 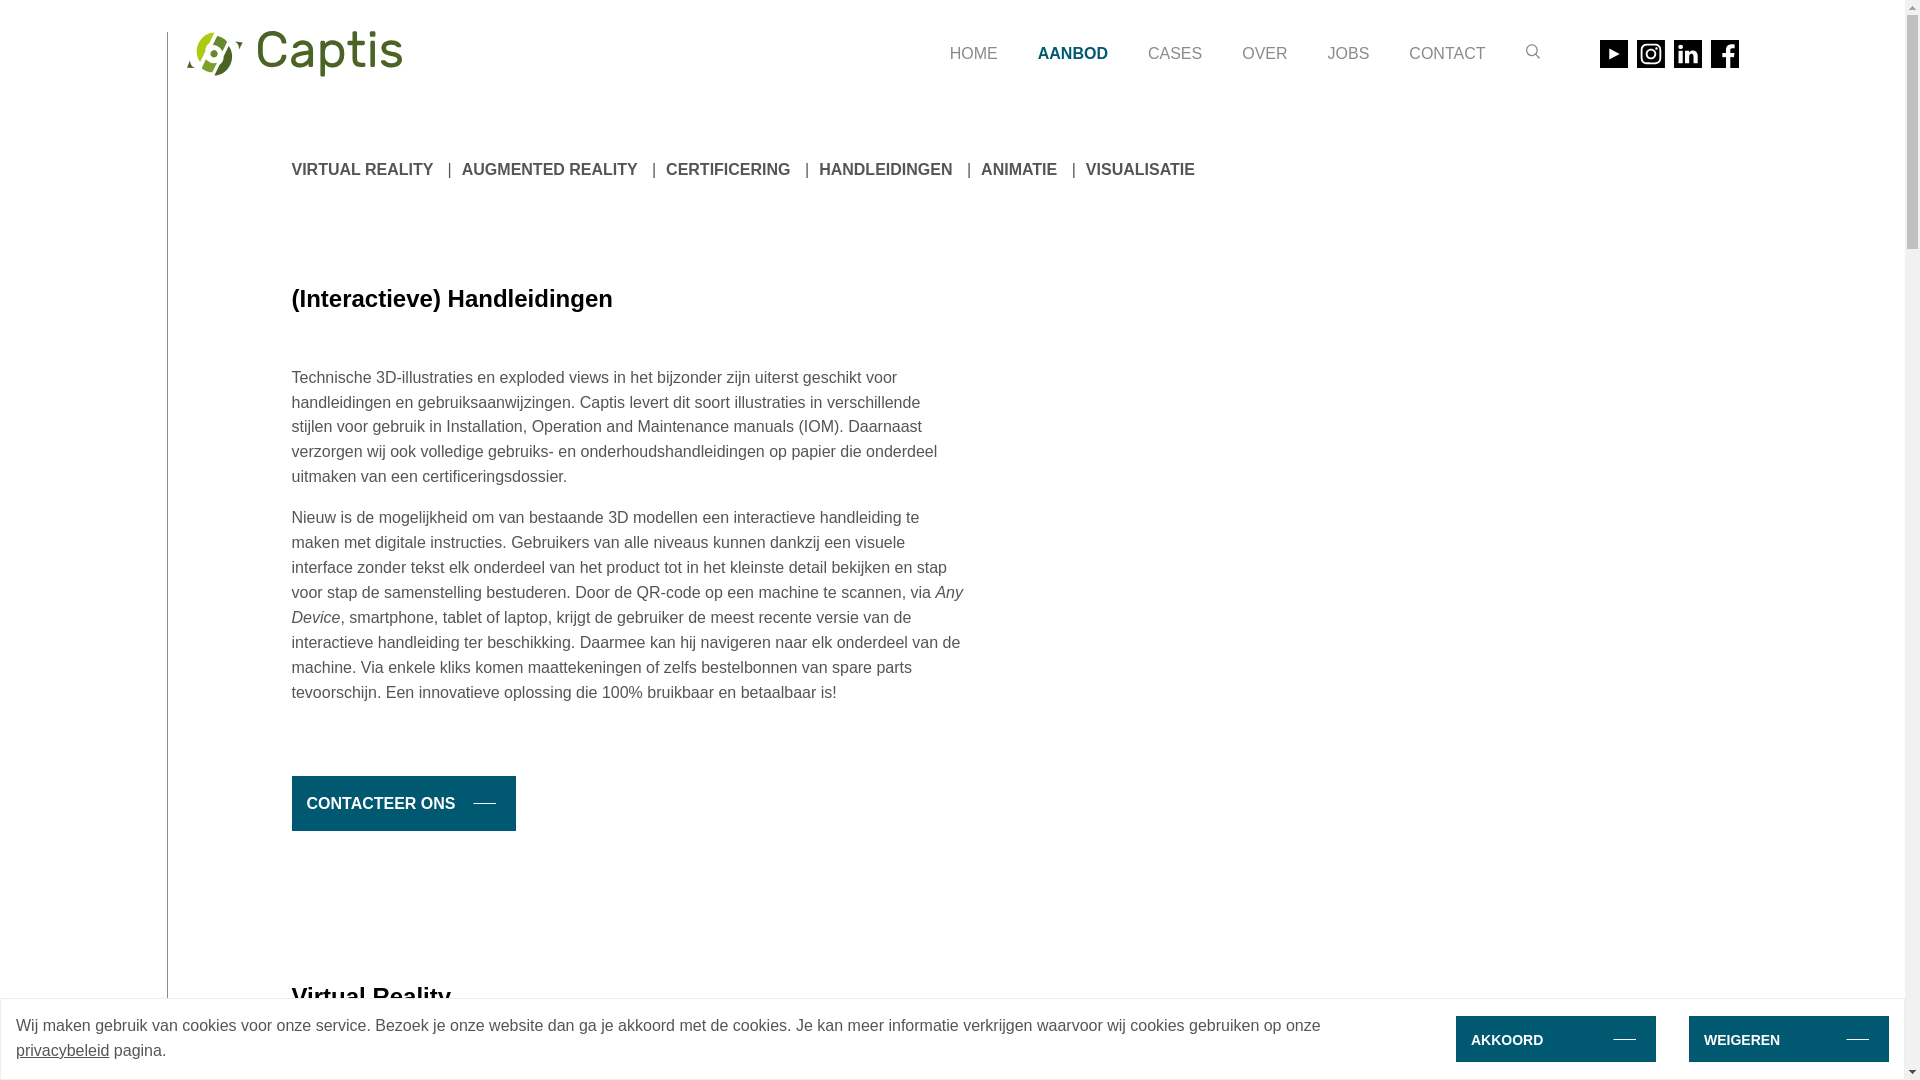 What do you see at coordinates (402, 802) in the screenshot?
I see `'CONTACTEER ONS'` at bounding box center [402, 802].